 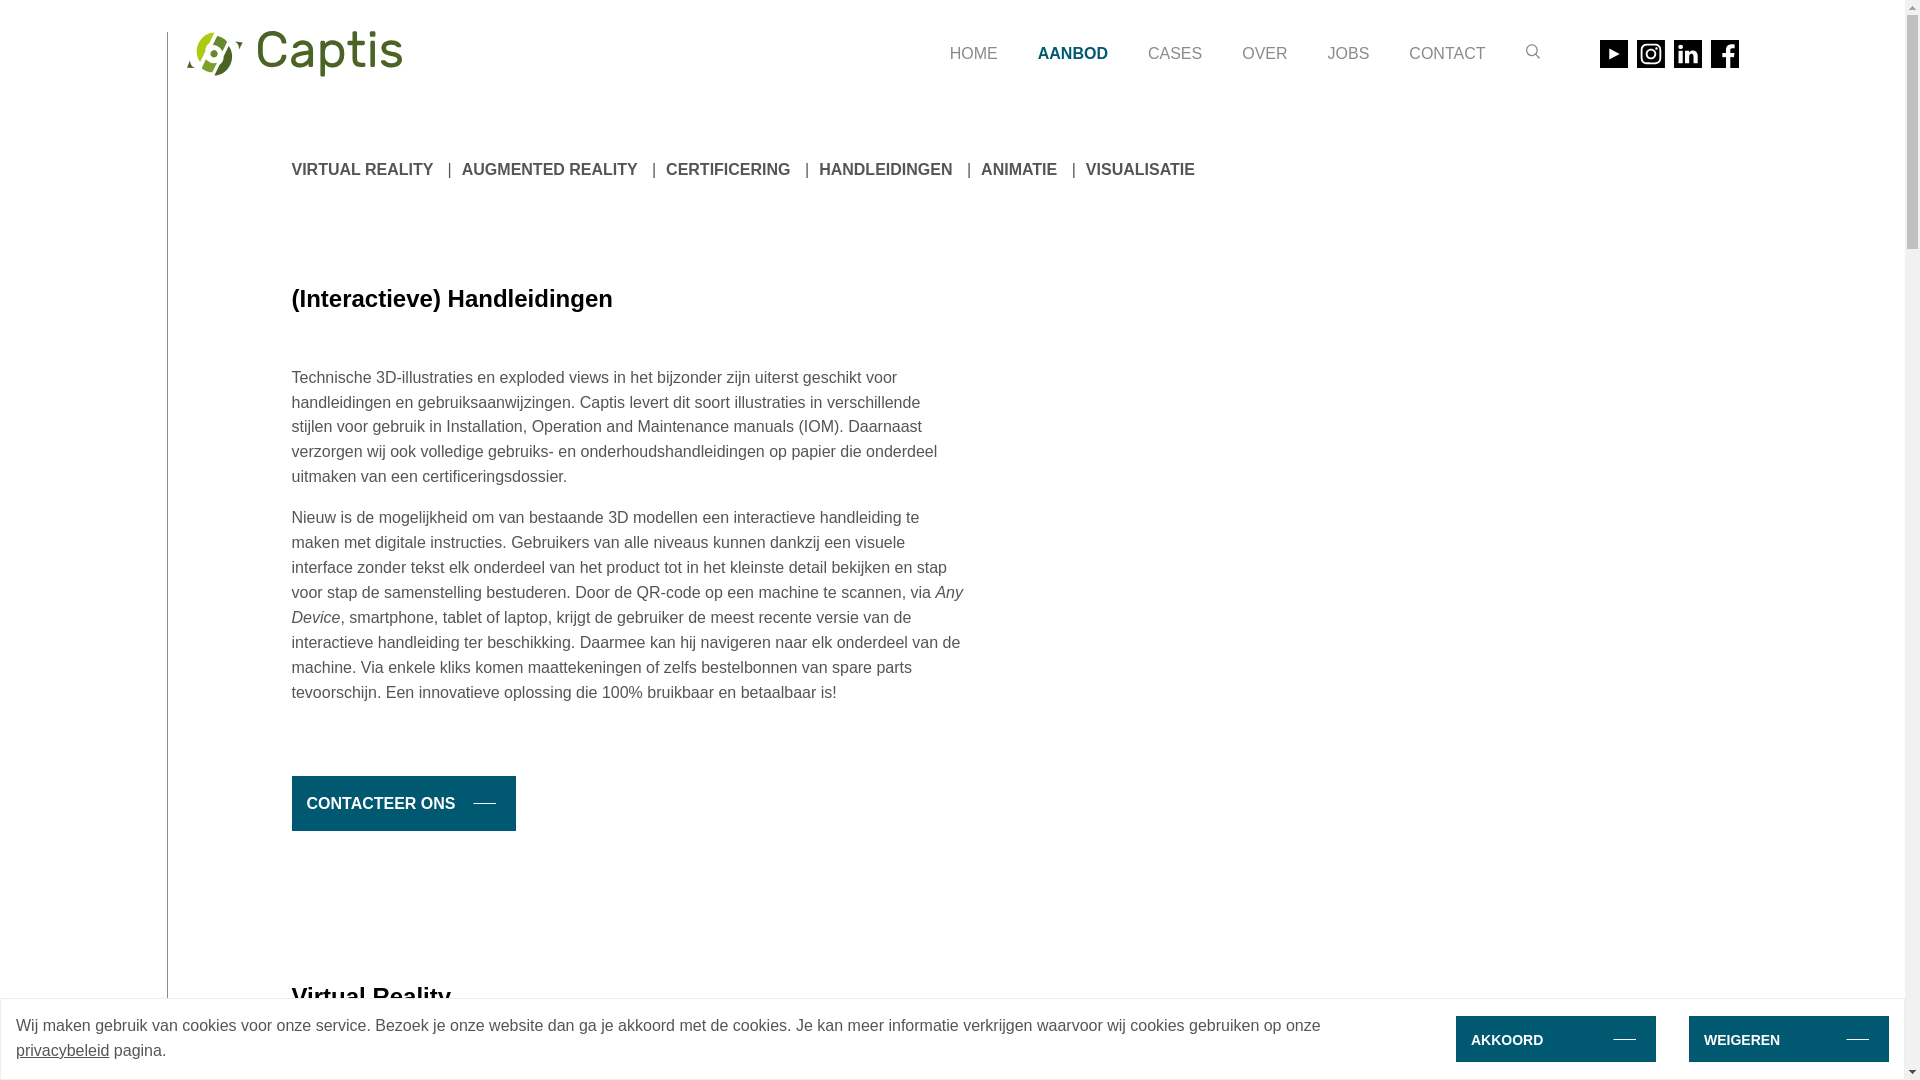 What do you see at coordinates (402, 802) in the screenshot?
I see `'CONTACTEER ONS'` at bounding box center [402, 802].